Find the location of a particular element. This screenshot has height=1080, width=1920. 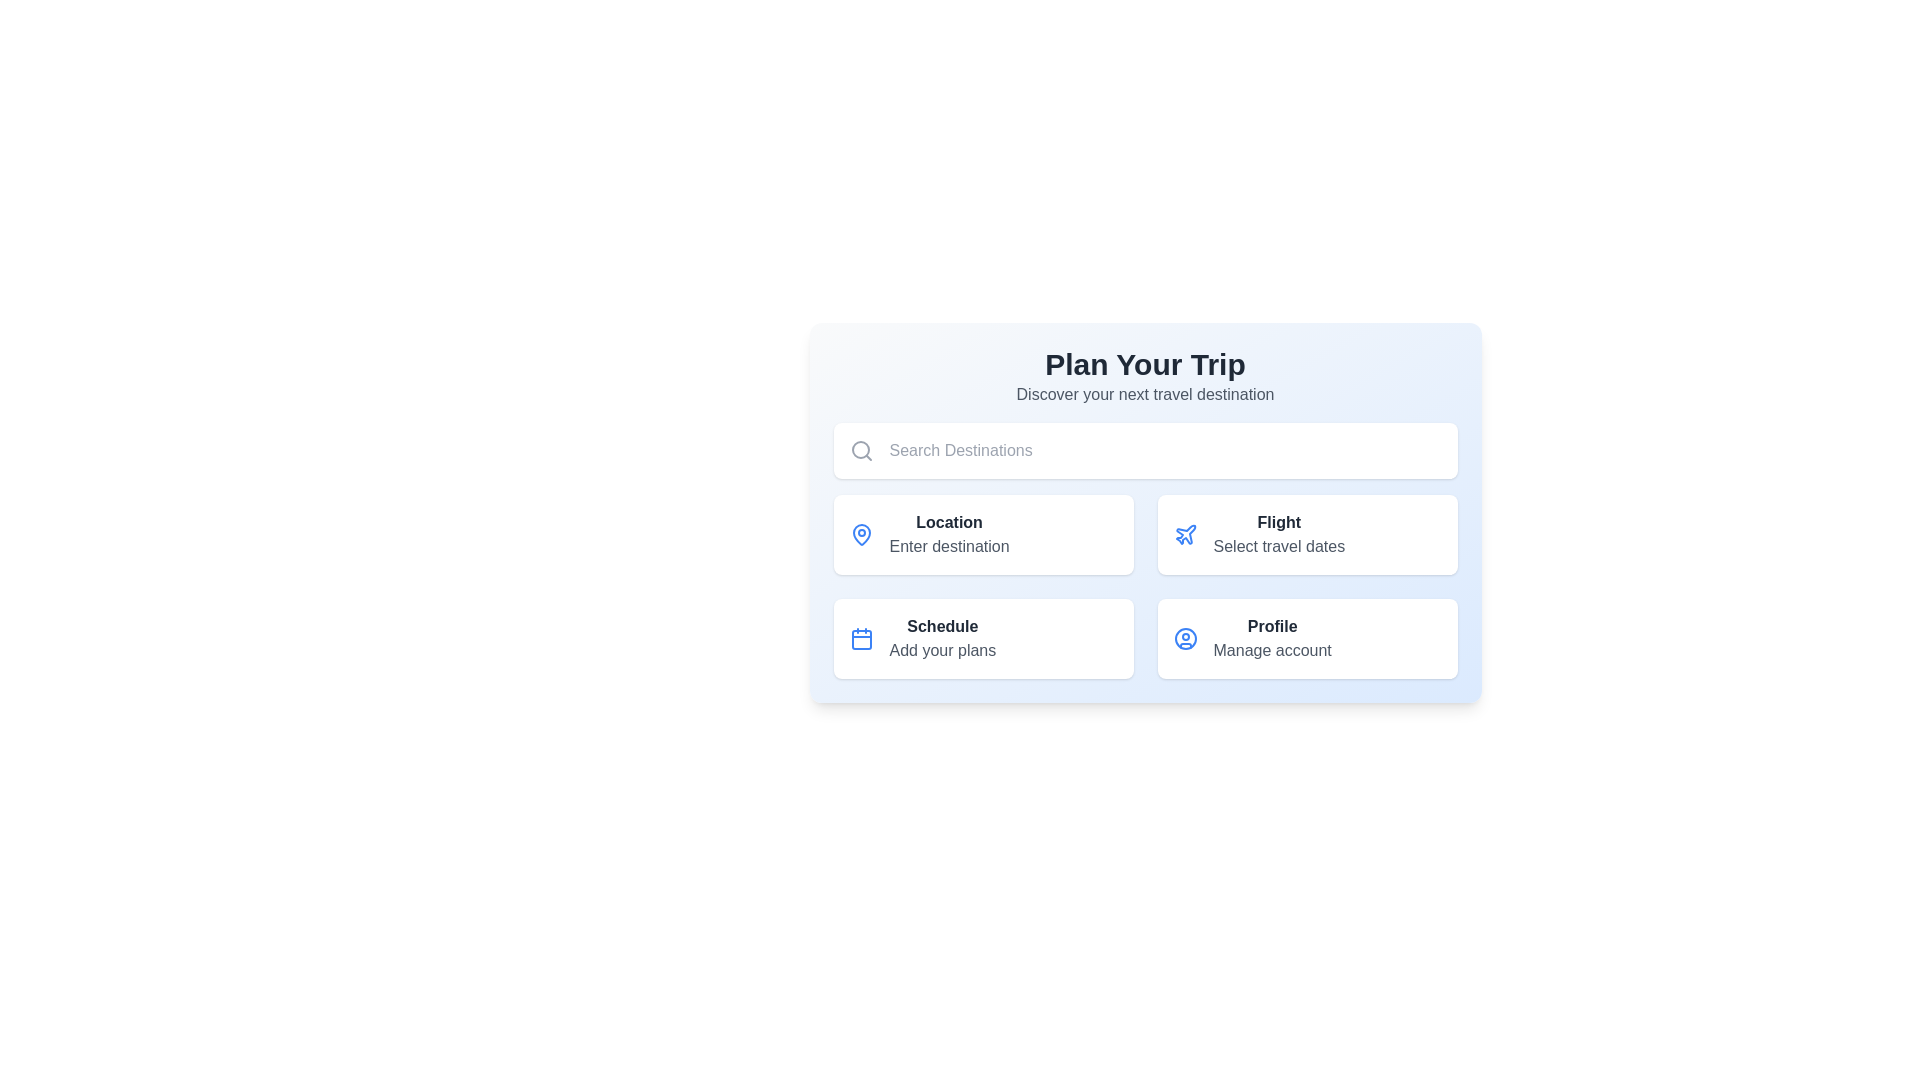

the Text label located under the 'Profile' section, which serves as a descriptor or guidance for the user is located at coordinates (1271, 651).